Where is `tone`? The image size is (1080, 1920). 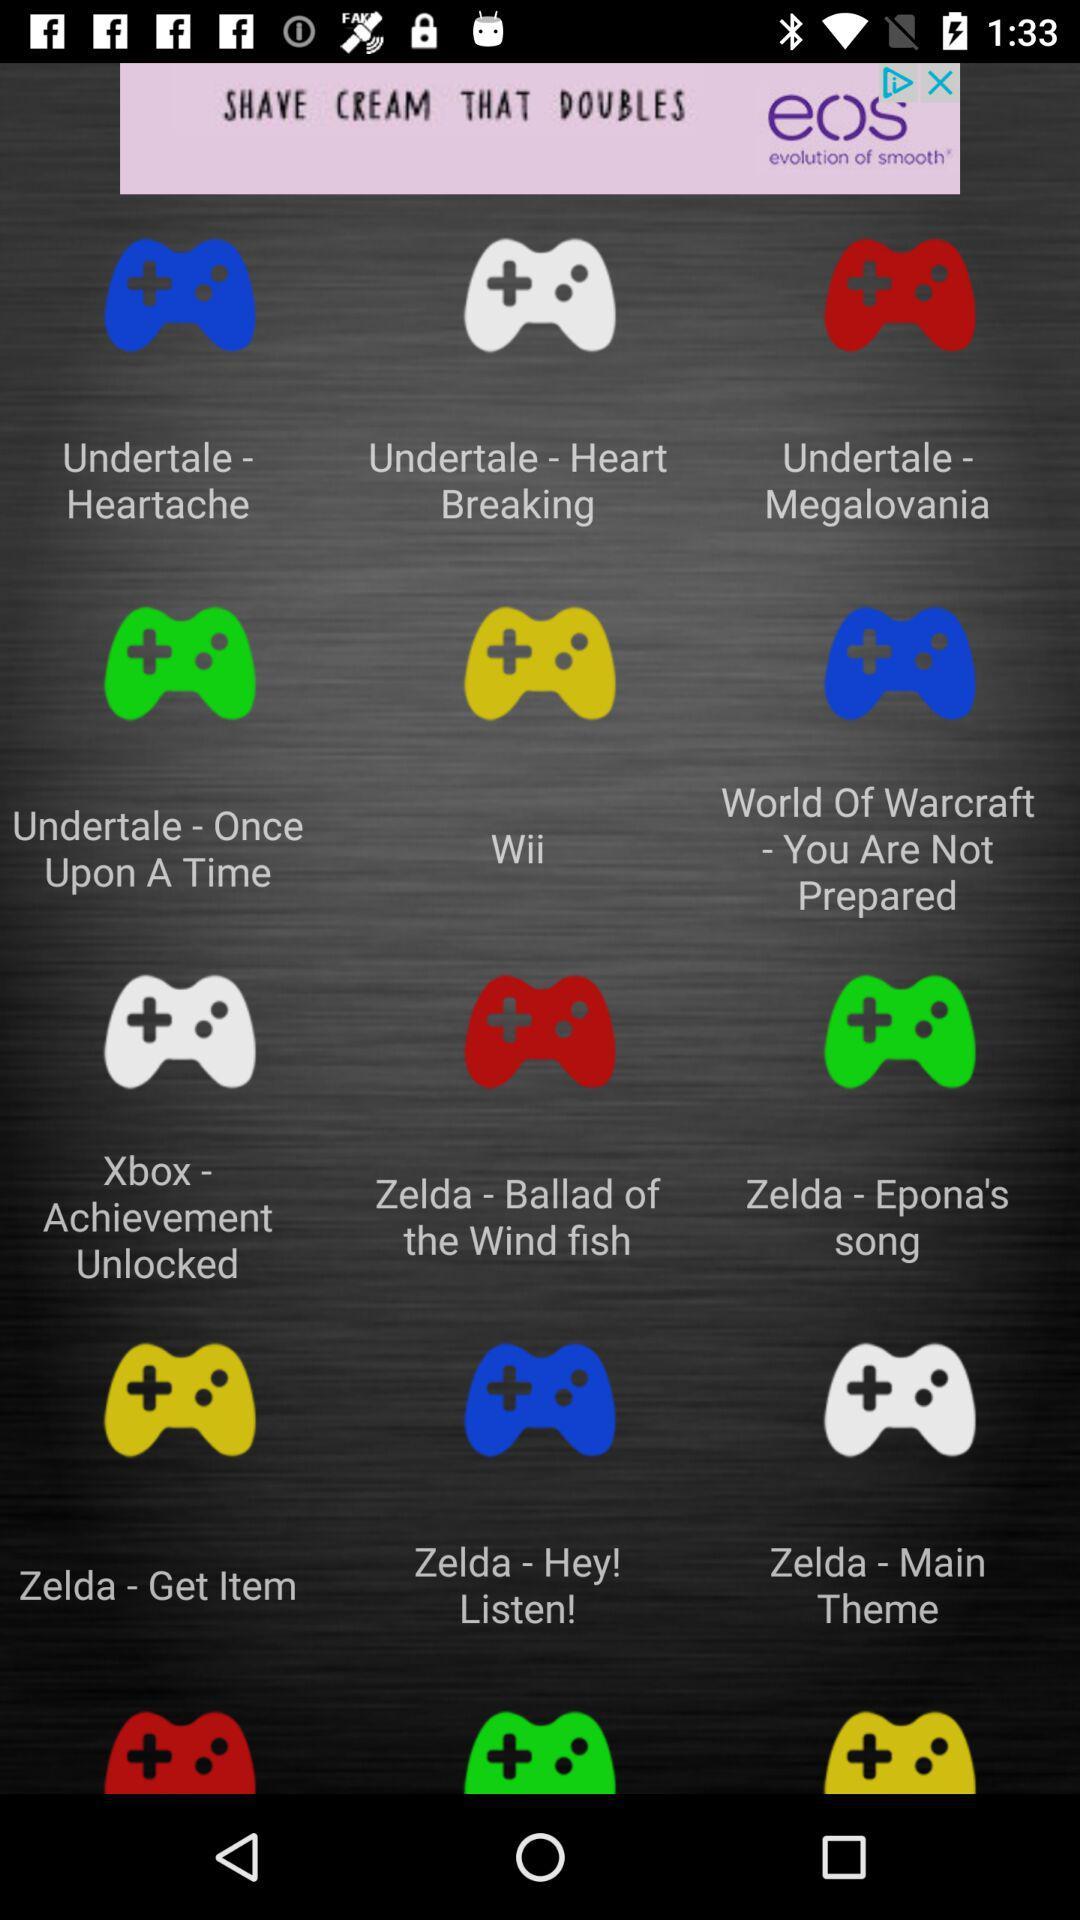
tone is located at coordinates (540, 1399).